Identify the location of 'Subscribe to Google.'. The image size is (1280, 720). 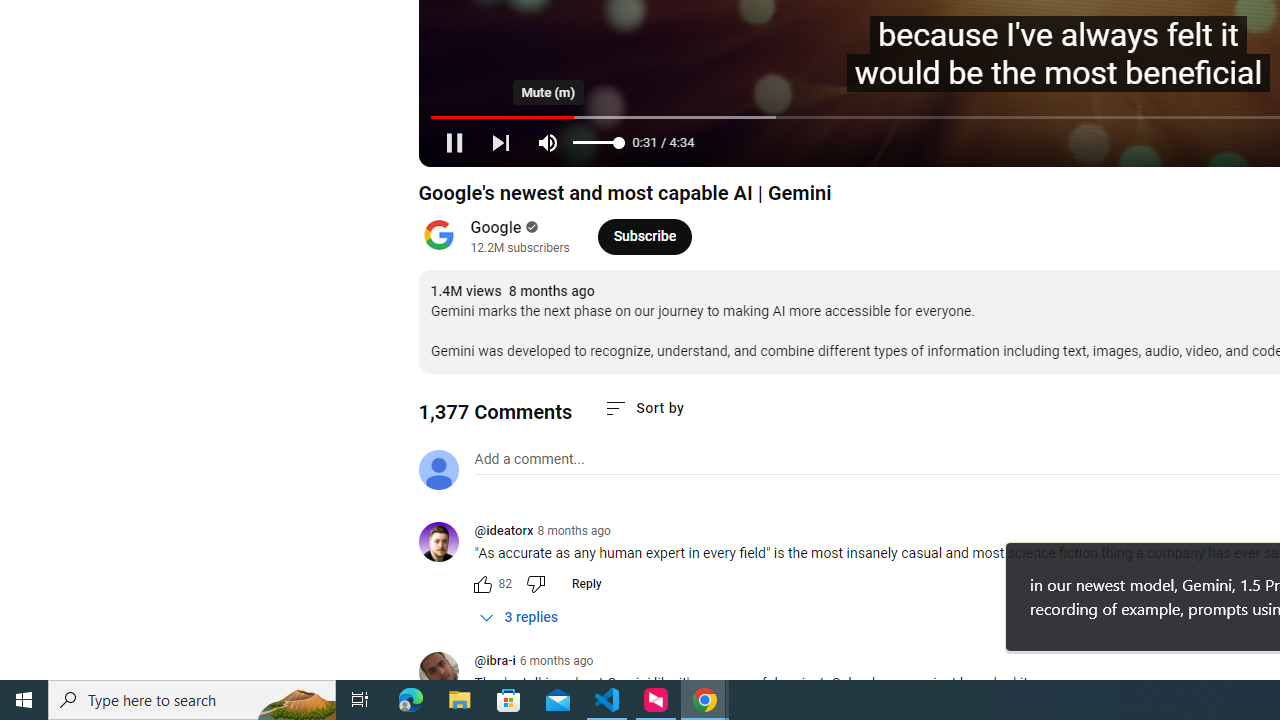
(644, 235).